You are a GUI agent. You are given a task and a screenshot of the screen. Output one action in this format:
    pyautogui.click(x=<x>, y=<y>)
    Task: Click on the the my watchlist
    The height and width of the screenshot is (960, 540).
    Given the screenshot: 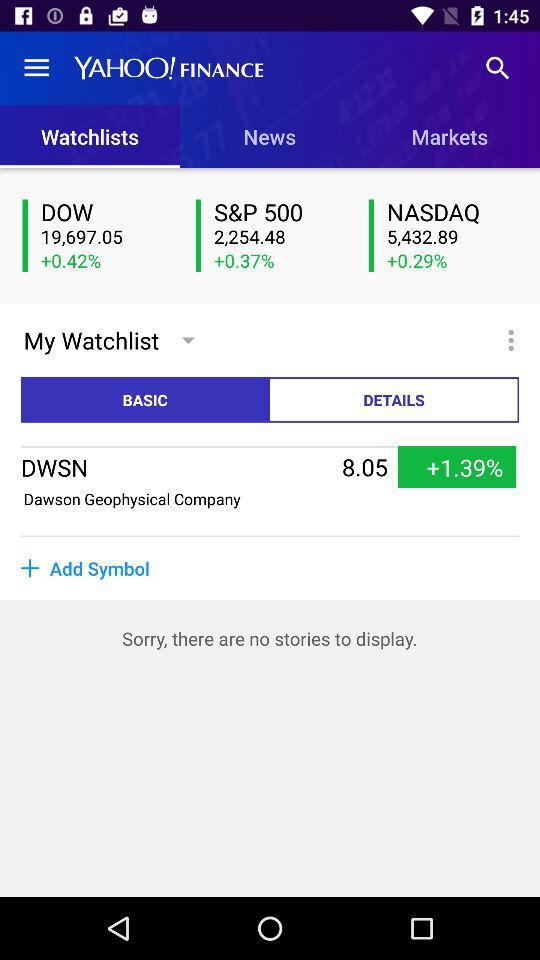 What is the action you would take?
    pyautogui.click(x=90, y=340)
    